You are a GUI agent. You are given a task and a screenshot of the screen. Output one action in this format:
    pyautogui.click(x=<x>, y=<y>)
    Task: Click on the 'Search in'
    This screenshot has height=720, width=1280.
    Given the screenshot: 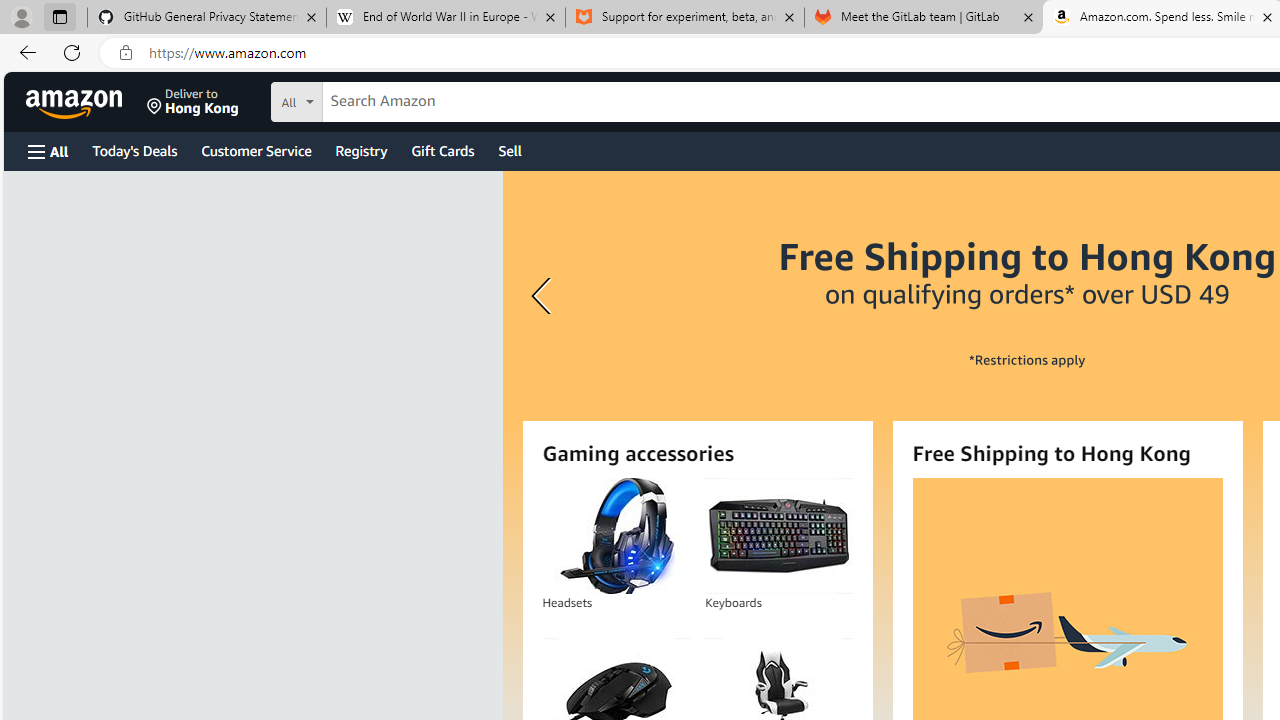 What is the action you would take?
    pyautogui.click(x=371, y=99)
    